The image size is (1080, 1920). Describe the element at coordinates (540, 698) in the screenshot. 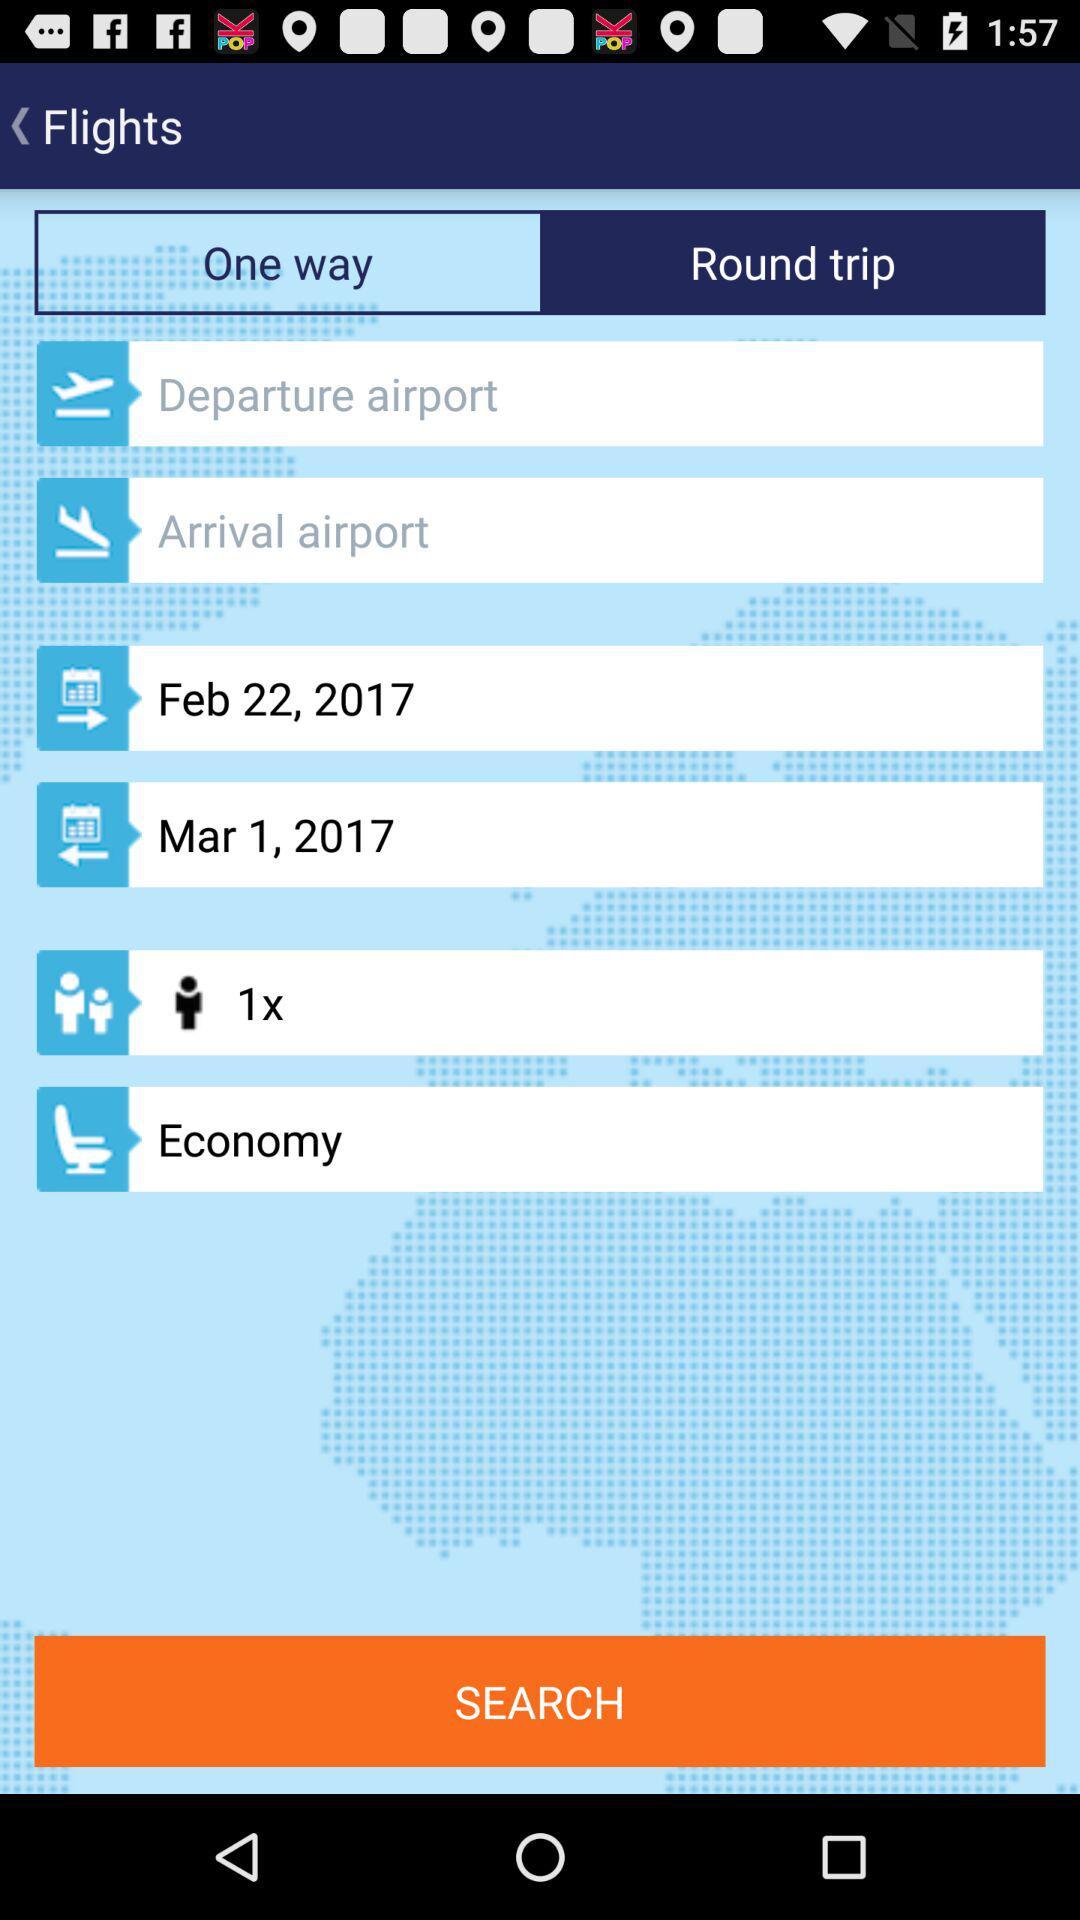

I see `the button which is above the mar 1 2017` at that location.